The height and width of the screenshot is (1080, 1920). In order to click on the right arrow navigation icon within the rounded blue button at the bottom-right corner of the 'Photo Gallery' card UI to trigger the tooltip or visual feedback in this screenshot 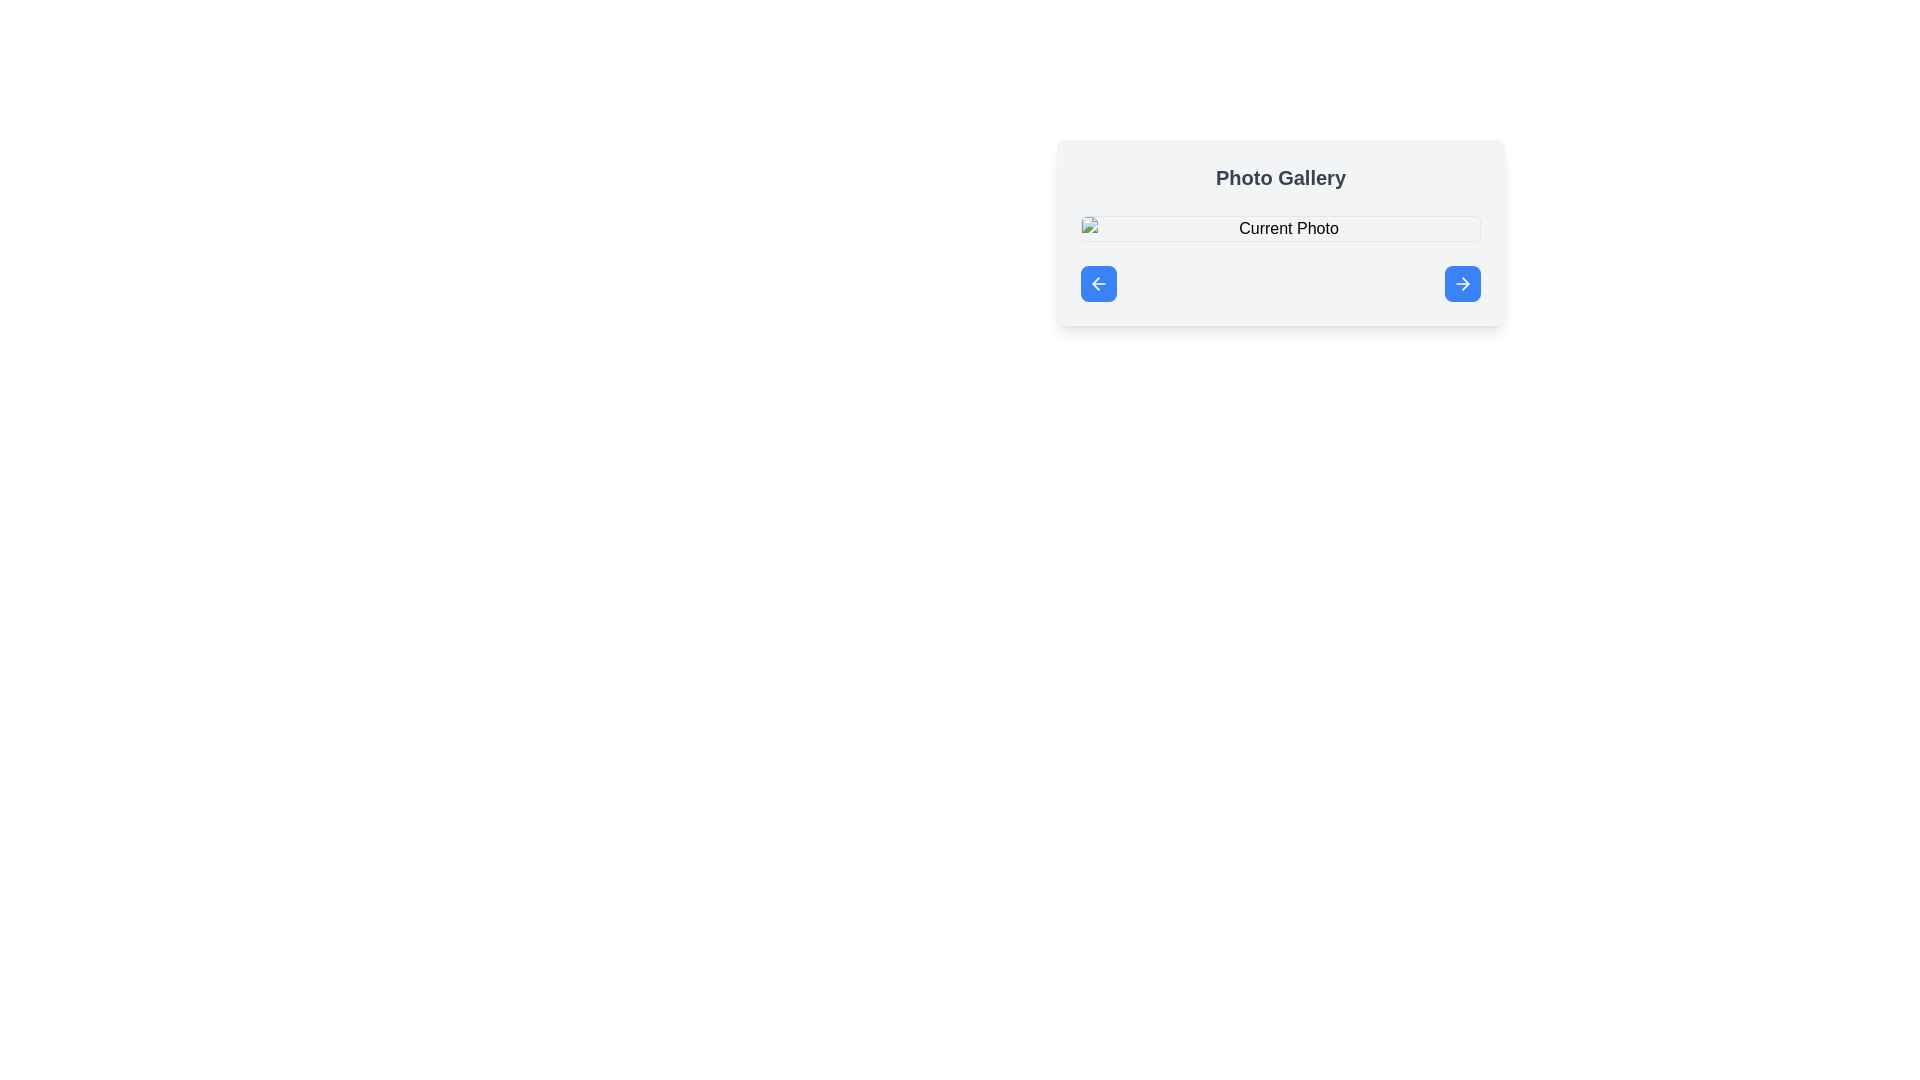, I will do `click(1463, 284)`.